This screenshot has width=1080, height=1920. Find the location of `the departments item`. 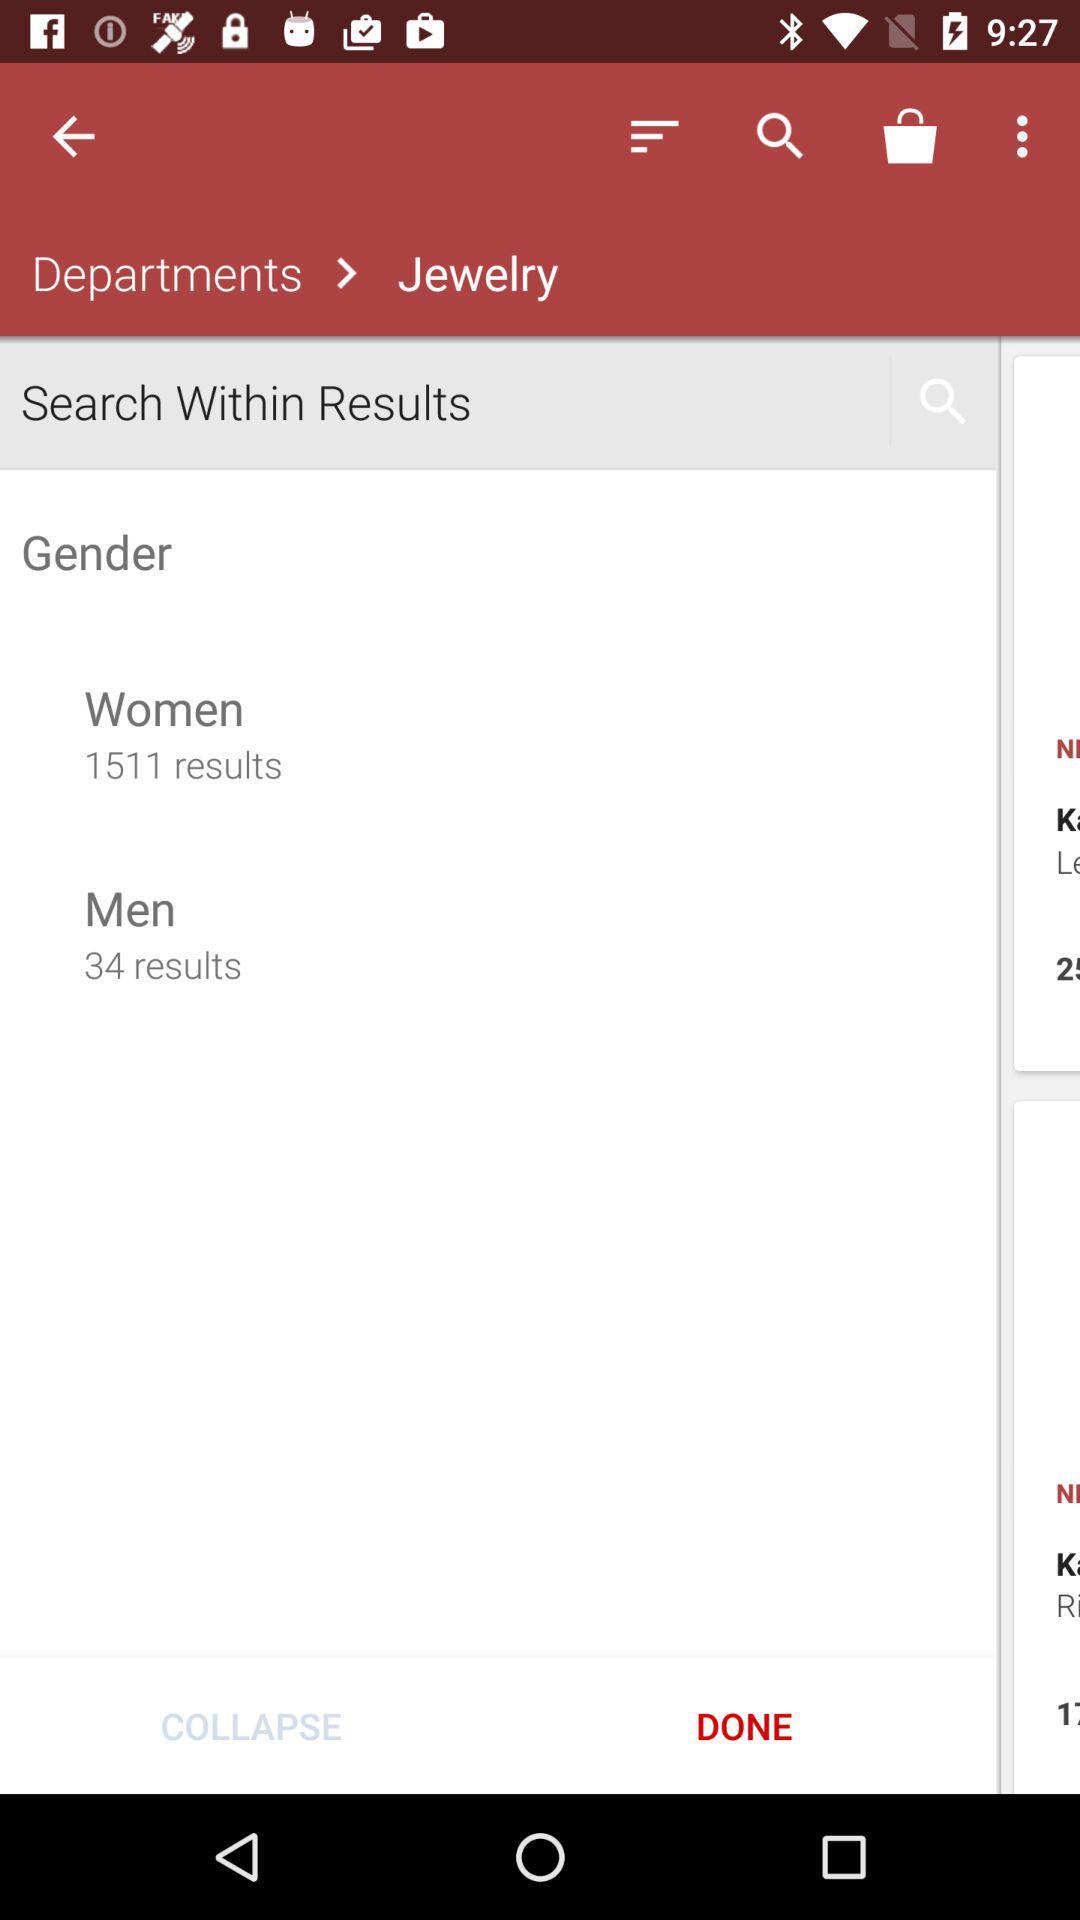

the departments item is located at coordinates (161, 272).